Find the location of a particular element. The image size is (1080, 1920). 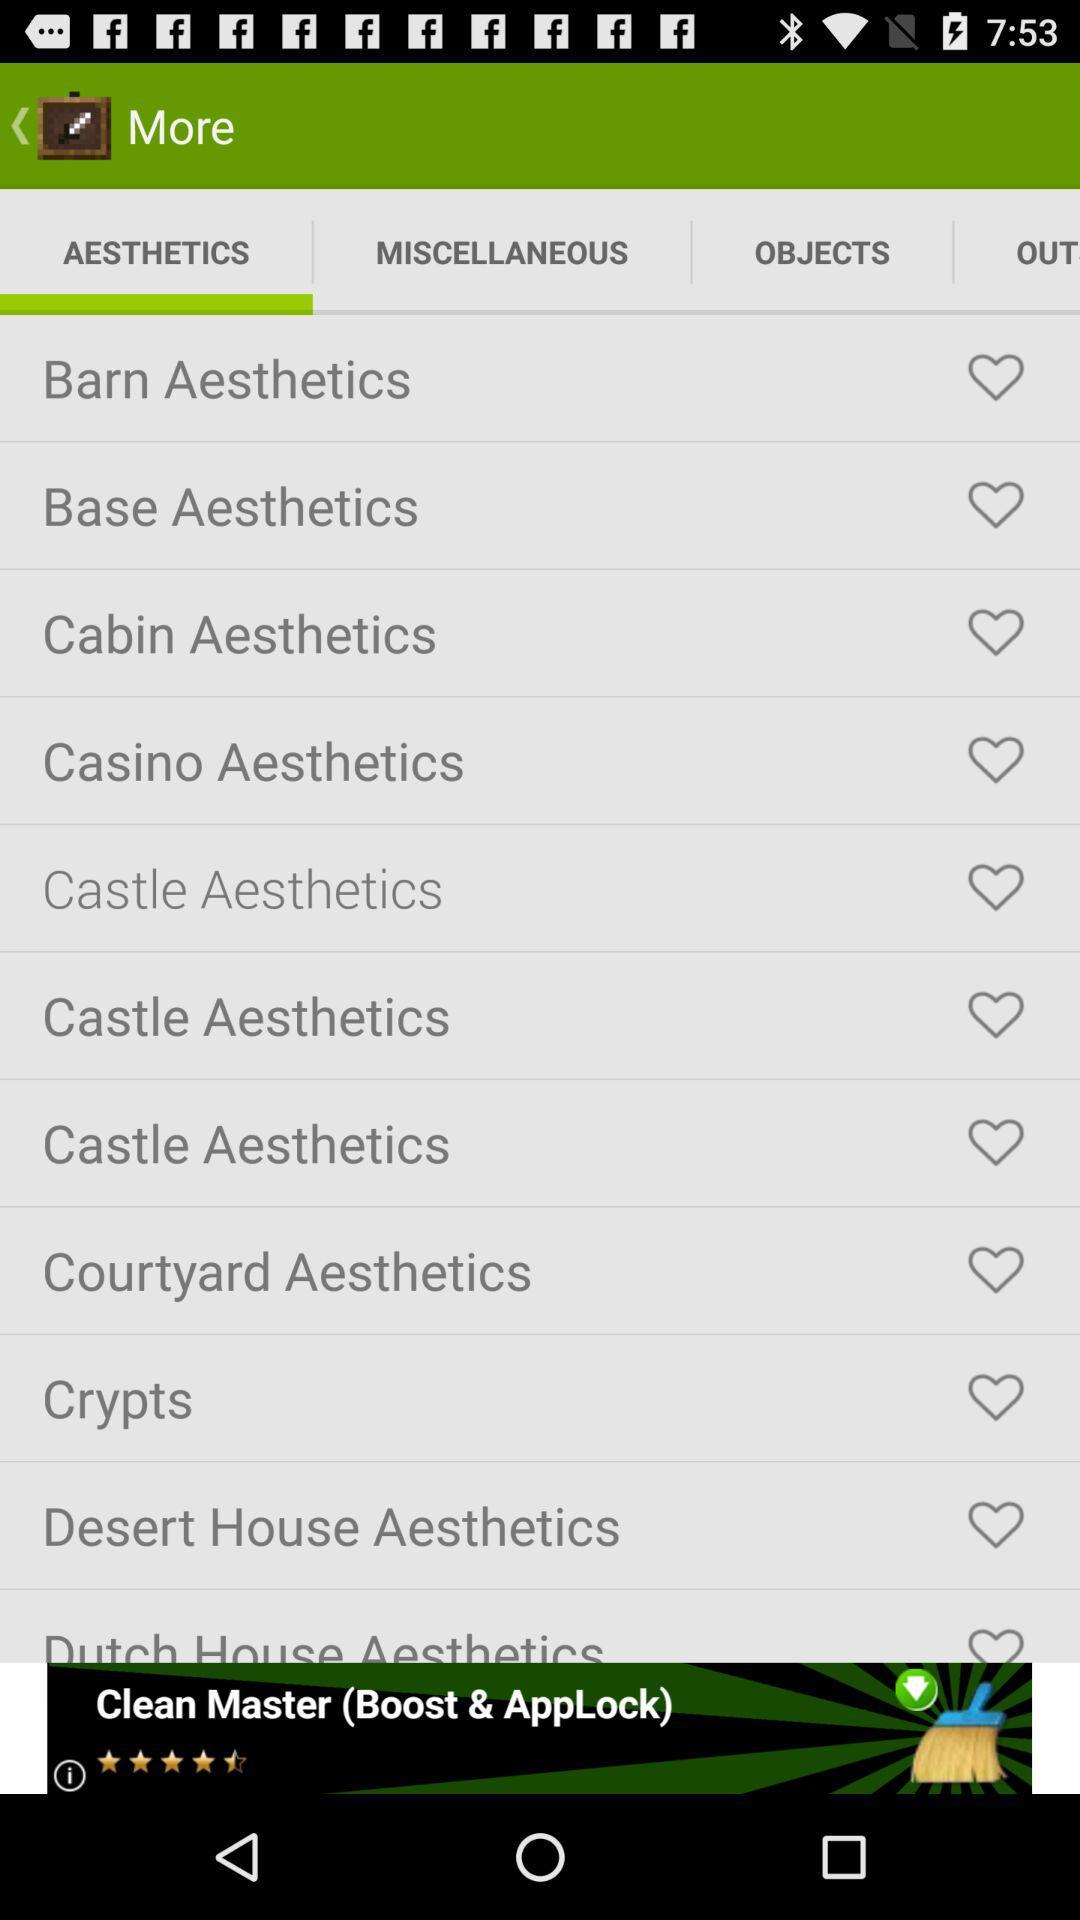

the heart symbol which is right side to the courtyard aesthetics is located at coordinates (995, 1270).